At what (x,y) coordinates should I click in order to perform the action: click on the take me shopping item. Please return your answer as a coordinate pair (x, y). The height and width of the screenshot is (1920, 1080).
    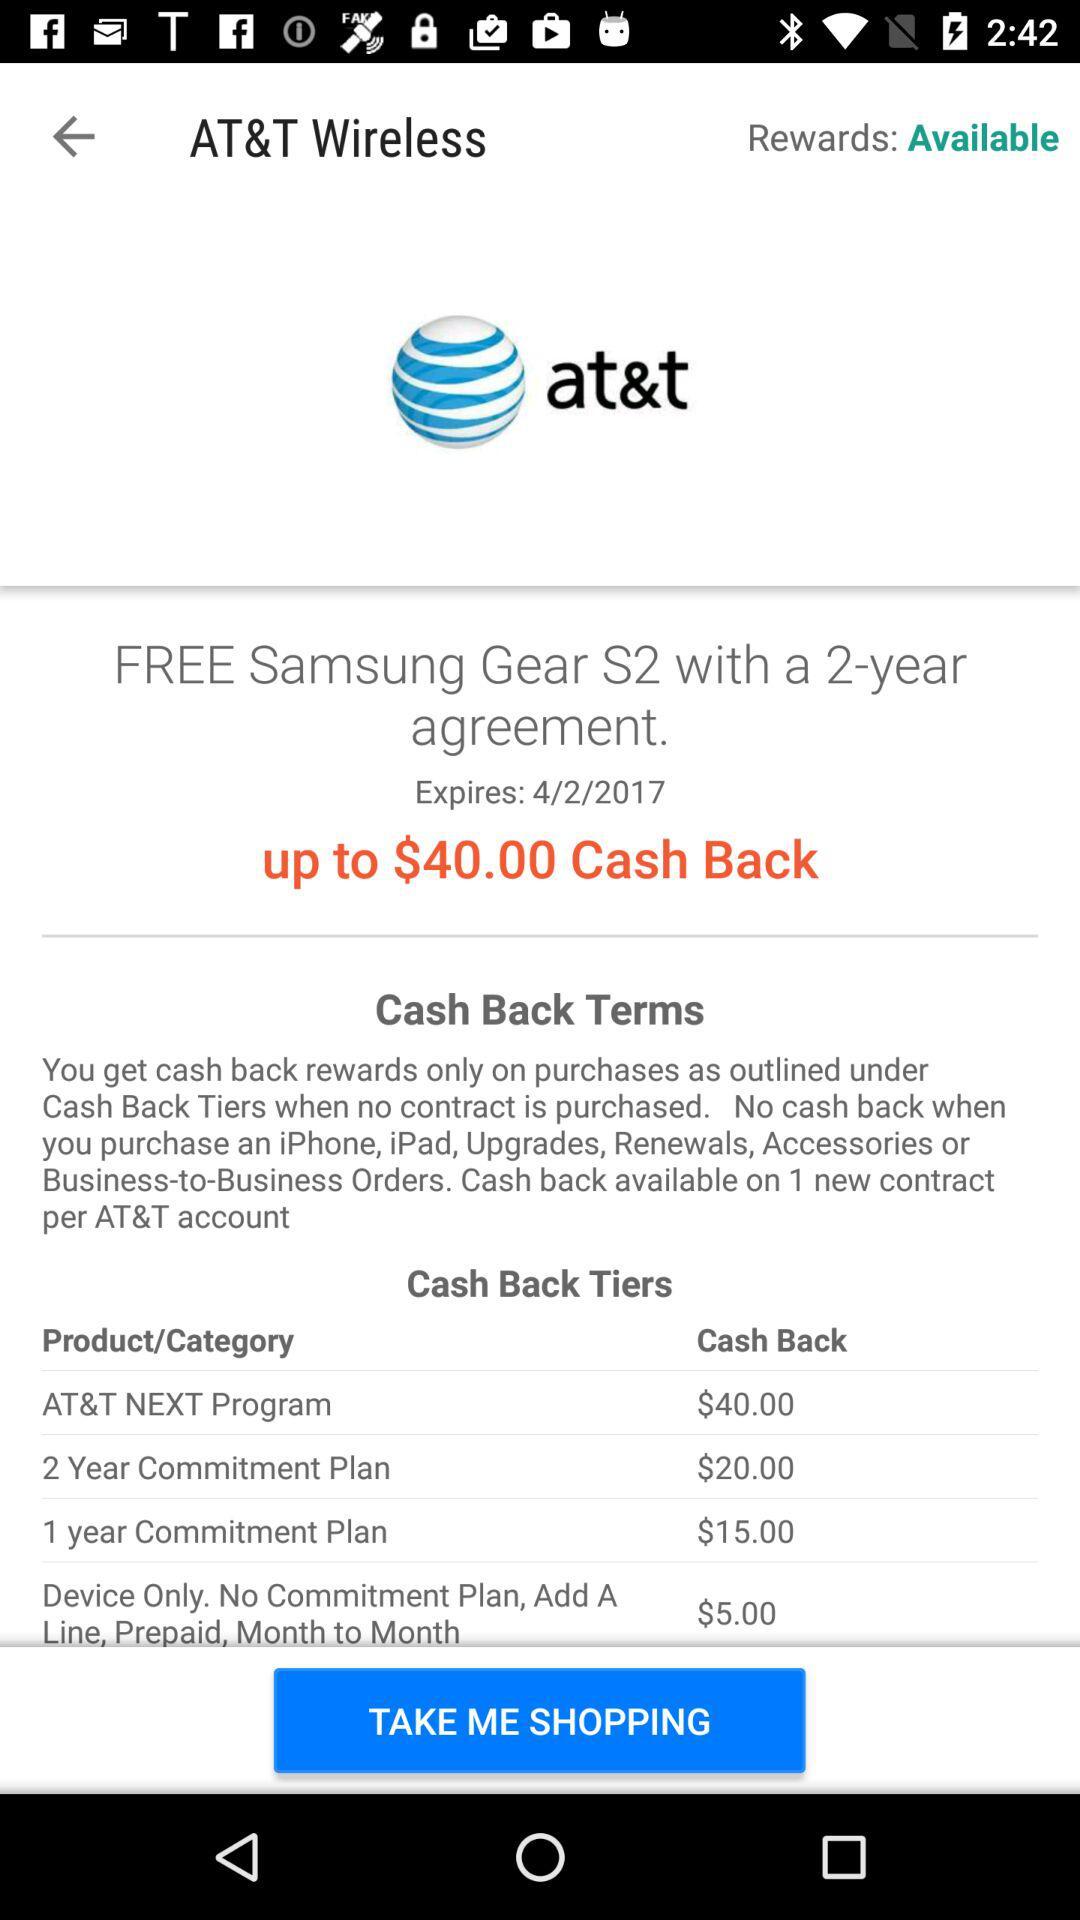
    Looking at the image, I should click on (538, 1719).